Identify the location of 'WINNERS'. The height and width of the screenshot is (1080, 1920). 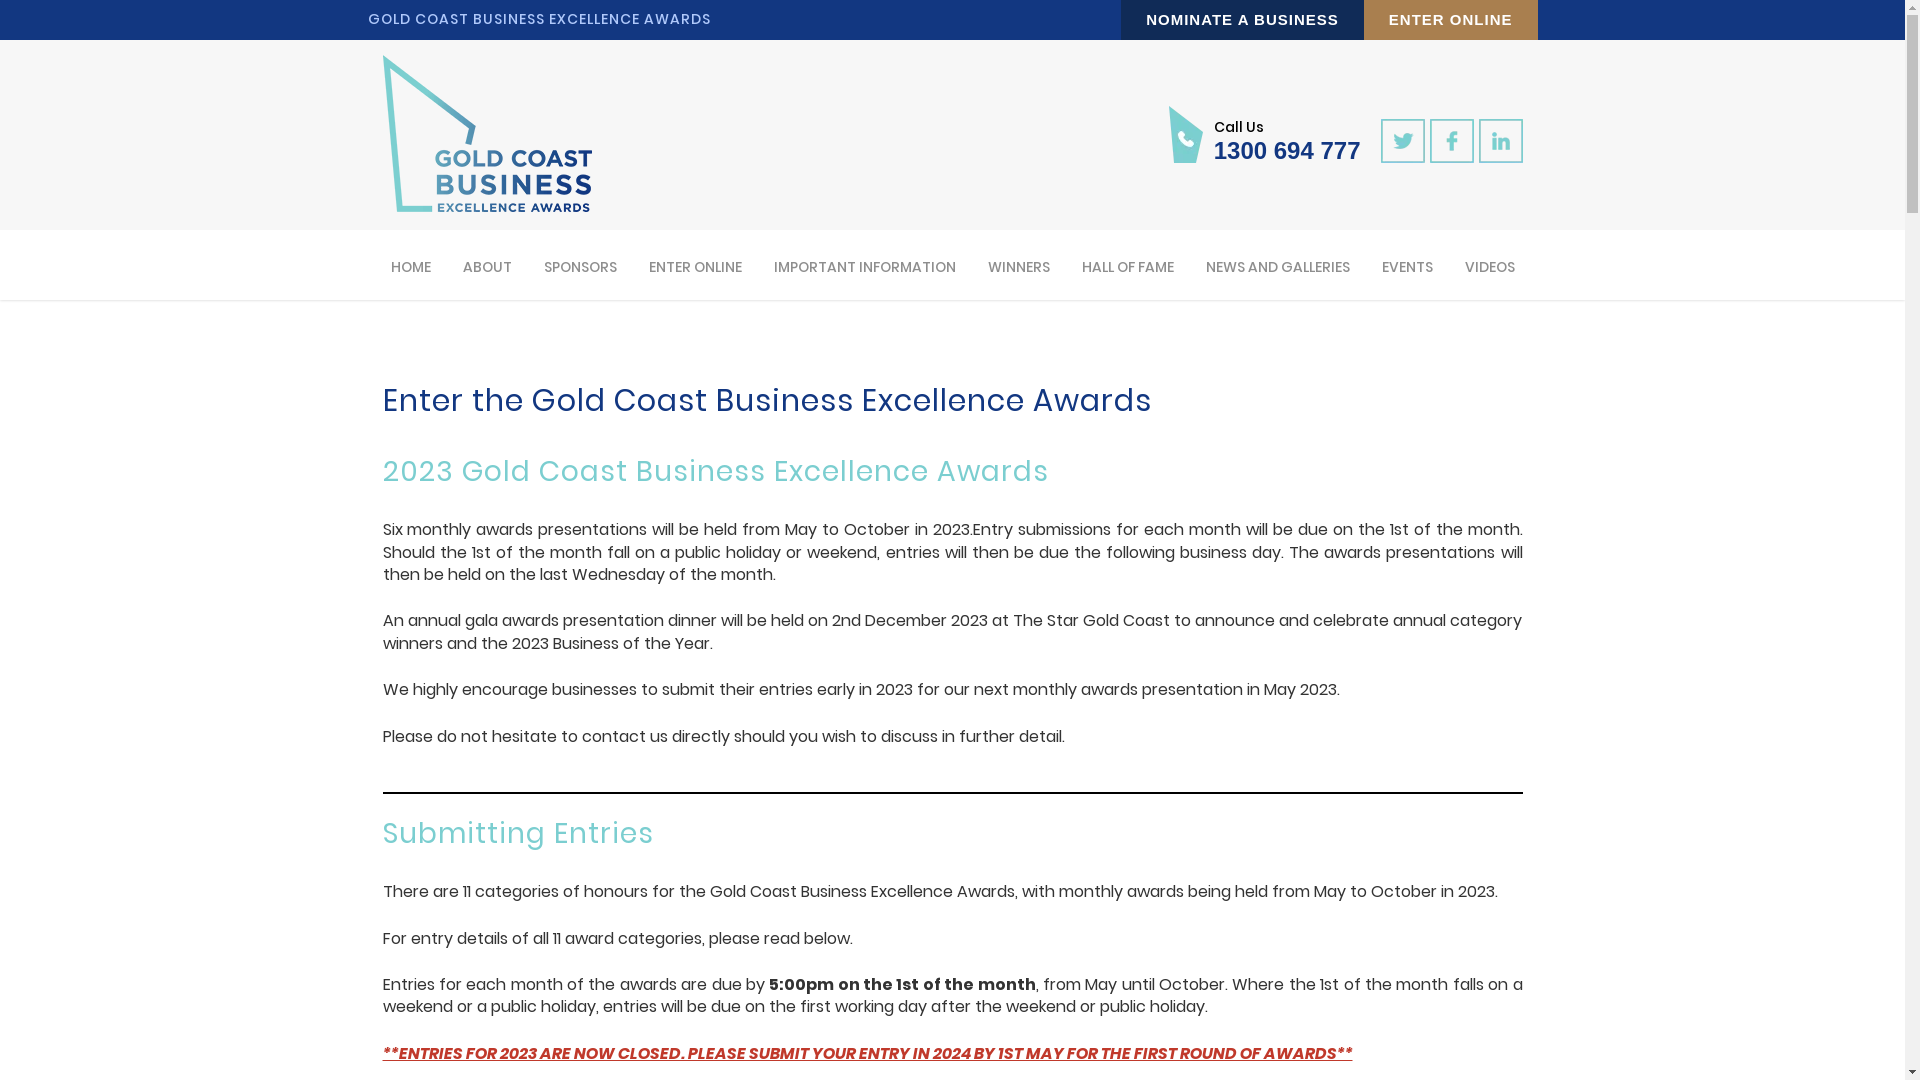
(1017, 264).